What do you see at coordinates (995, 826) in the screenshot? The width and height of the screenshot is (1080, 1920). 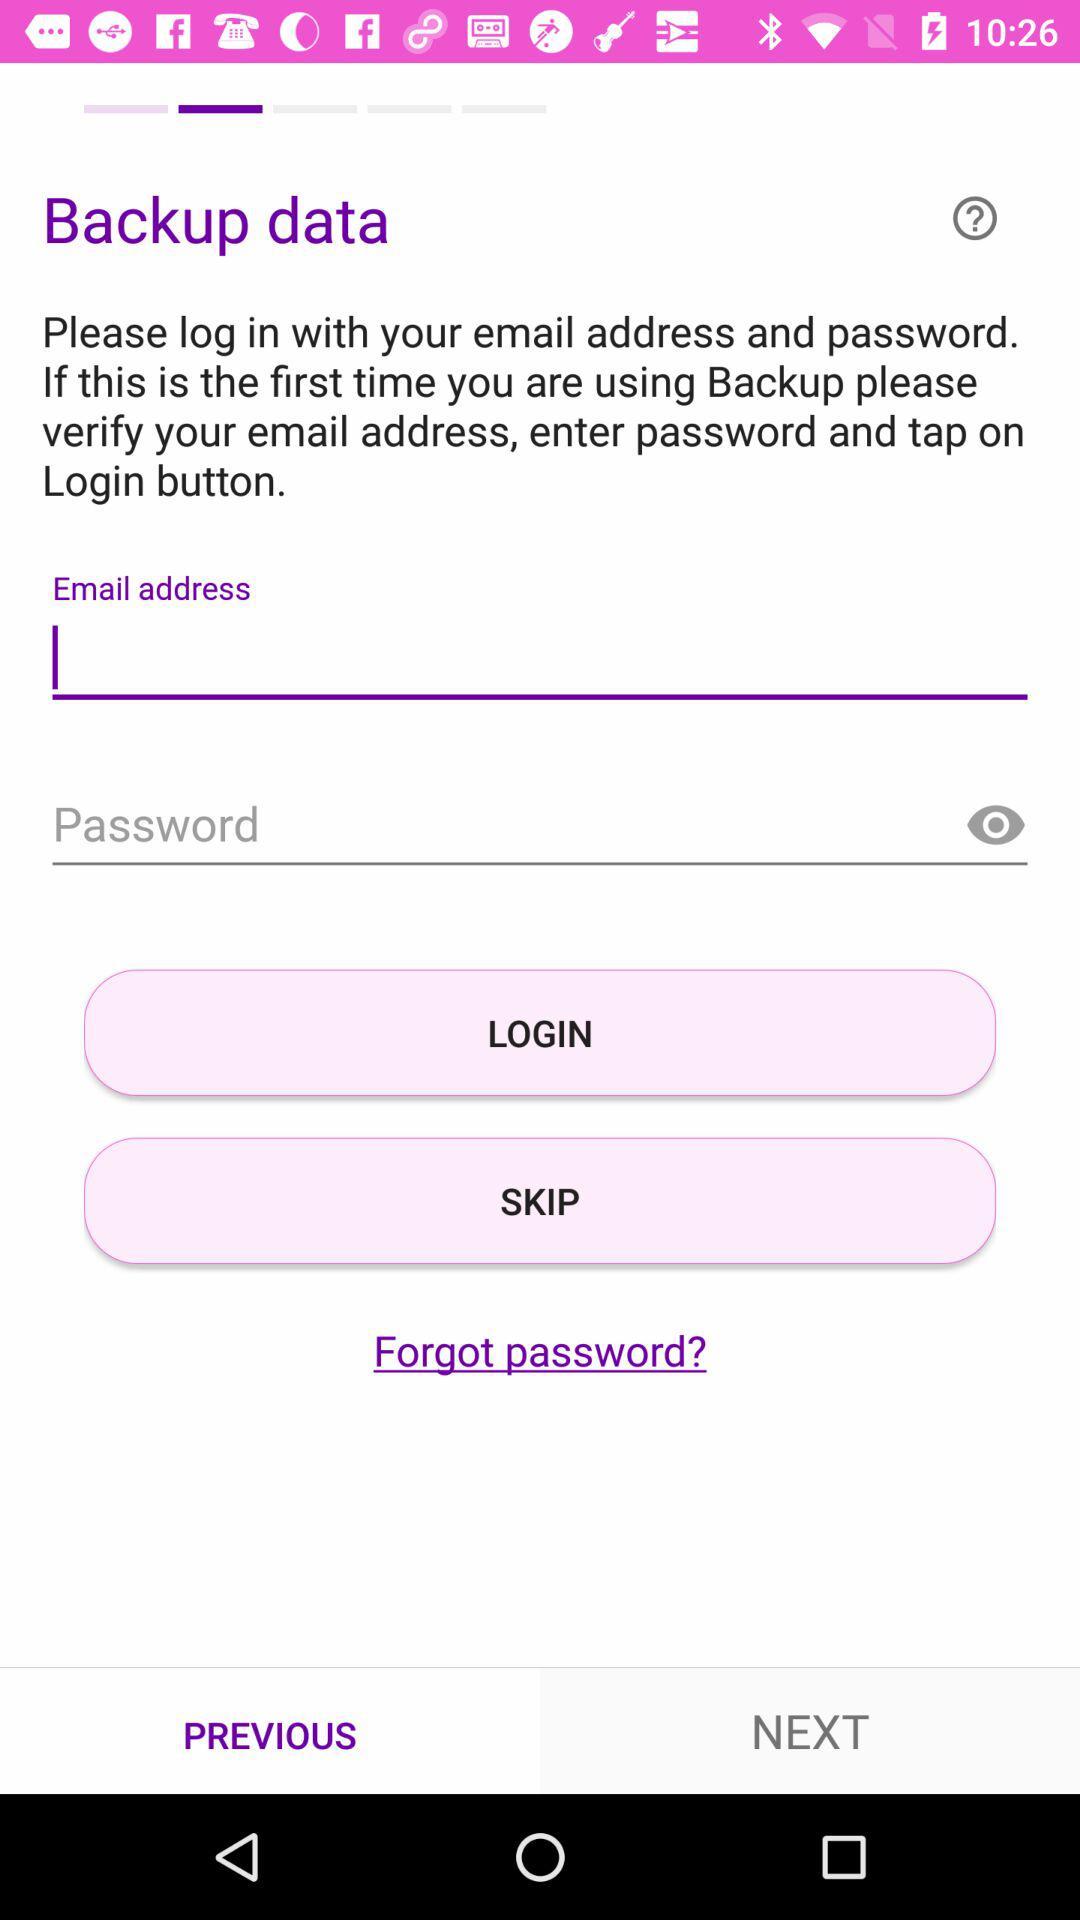 I see `show password option` at bounding box center [995, 826].